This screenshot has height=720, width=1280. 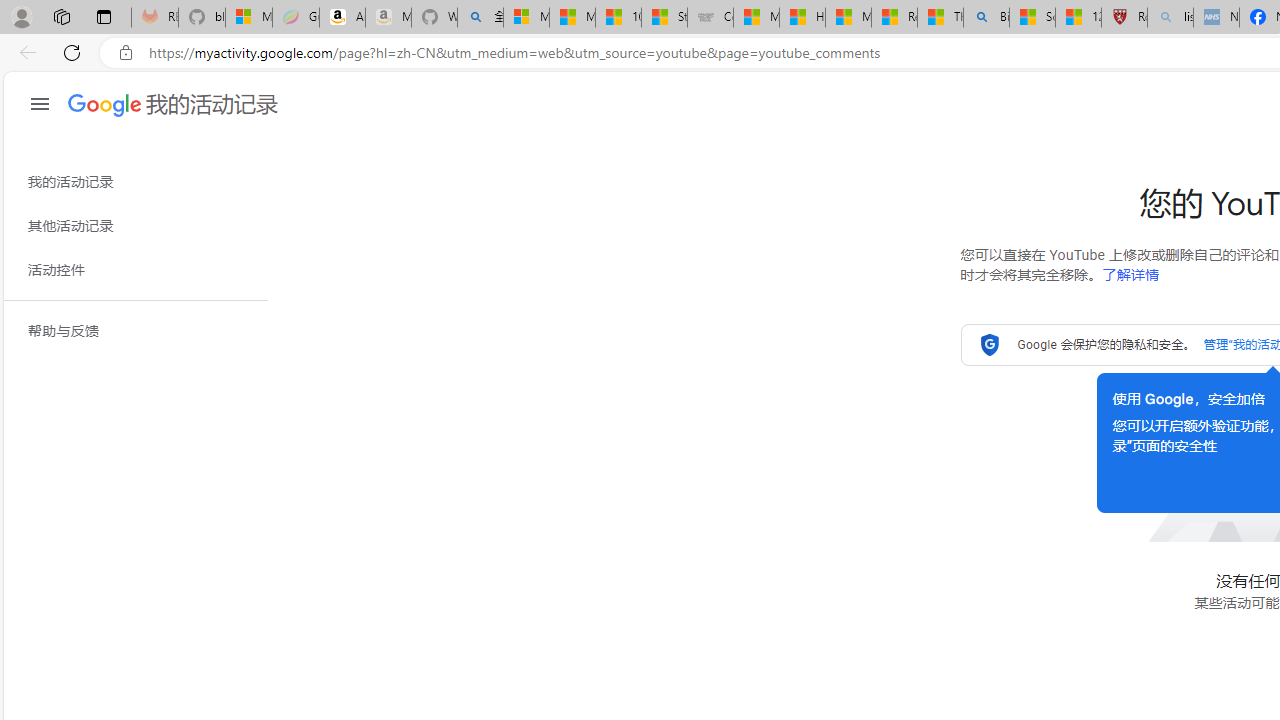 What do you see at coordinates (1032, 17) in the screenshot?
I see `'Science - MSN'` at bounding box center [1032, 17].